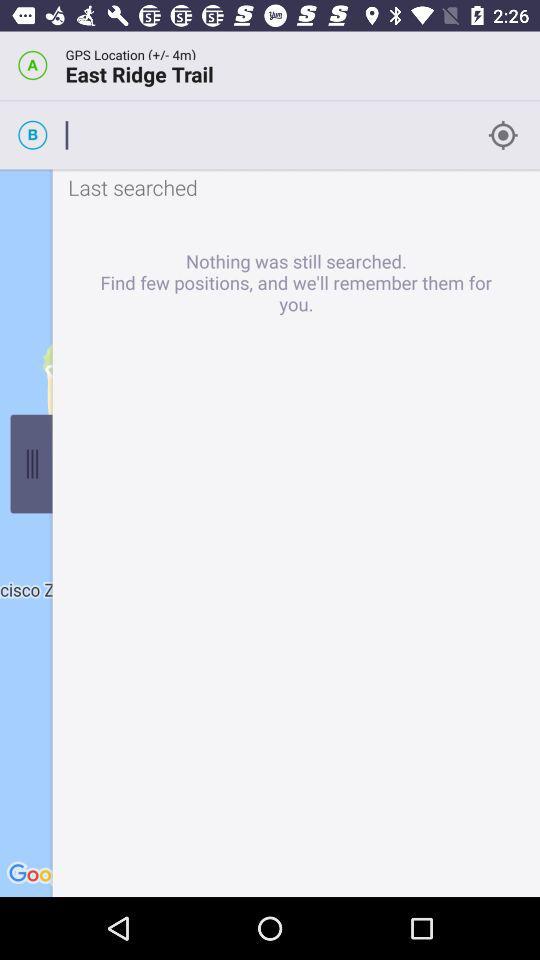  Describe the element at coordinates (504, 134) in the screenshot. I see `the location_crosshair icon` at that location.